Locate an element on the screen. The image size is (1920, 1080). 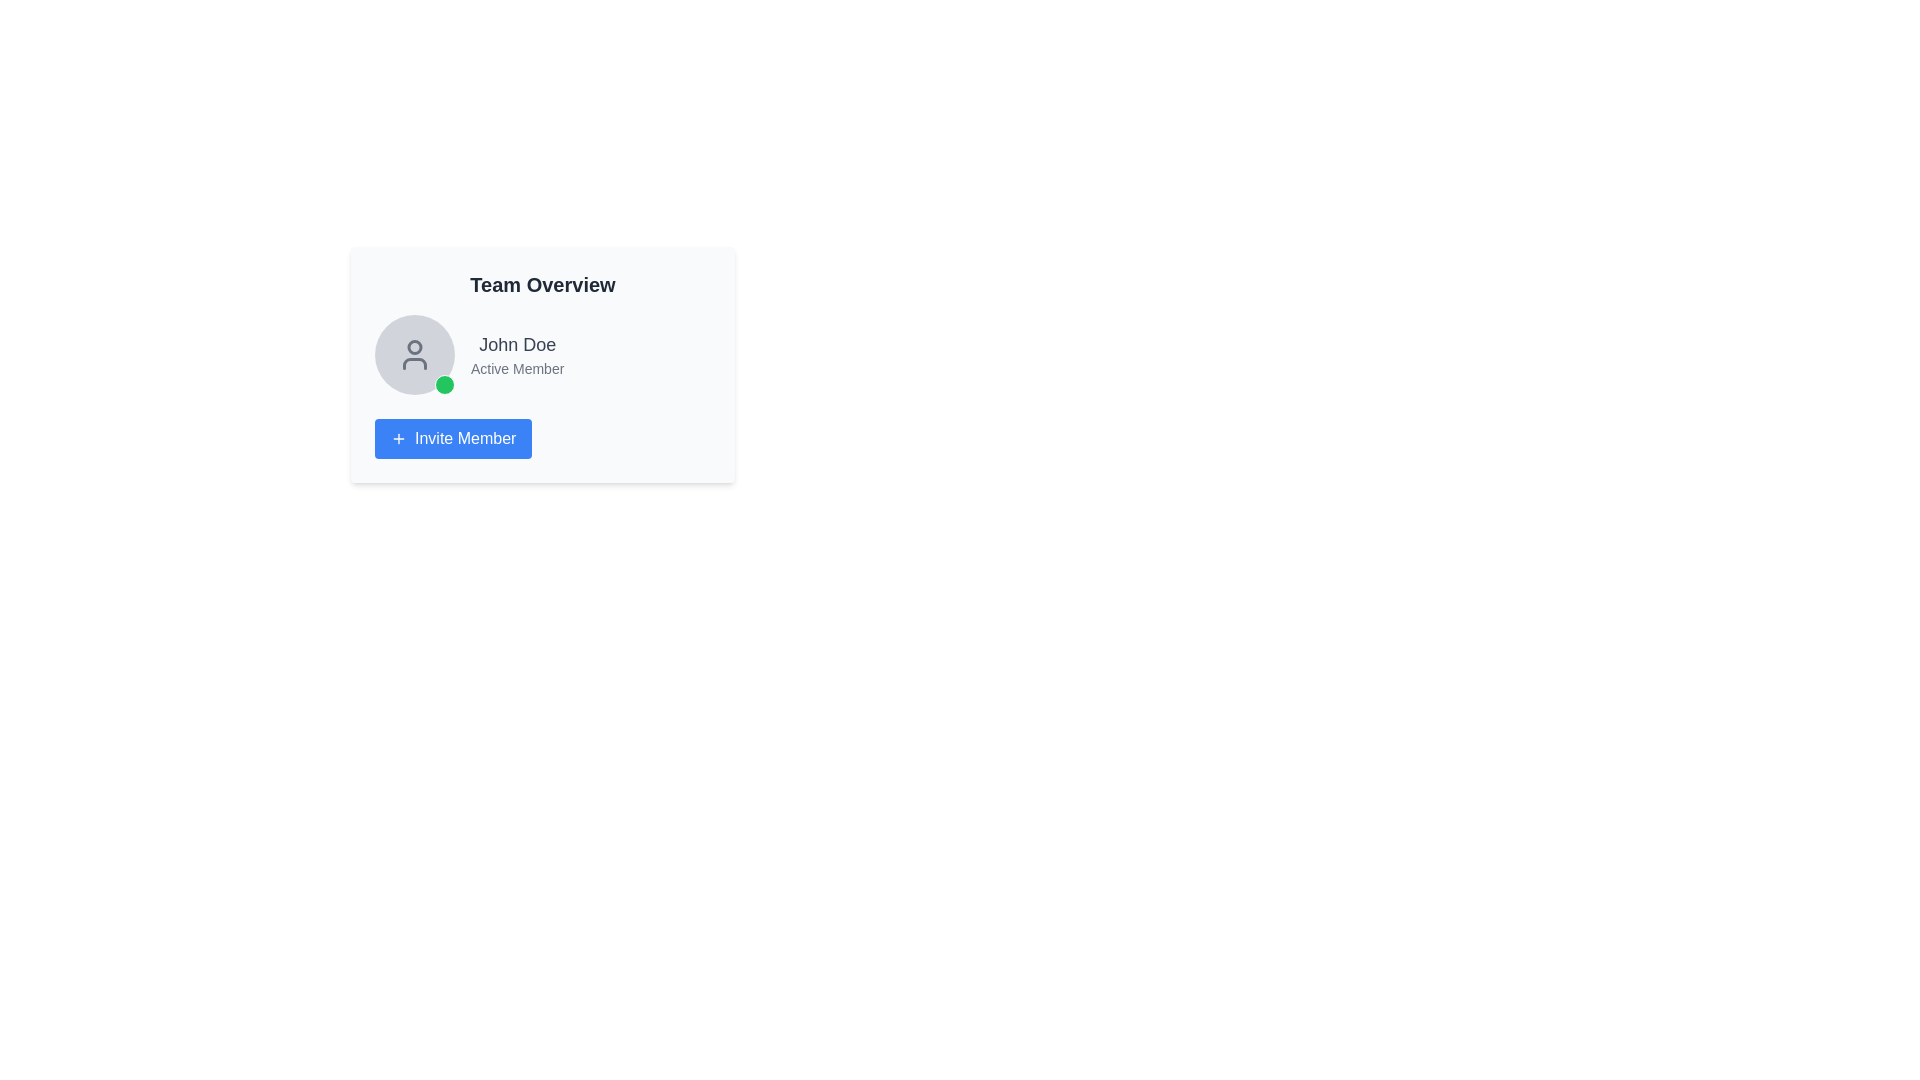
the User Avatar icon, which is a circular element with a light gray background and a dark gray user silhouette, located near the text 'John Doe' and 'Active Member' is located at coordinates (413, 353).